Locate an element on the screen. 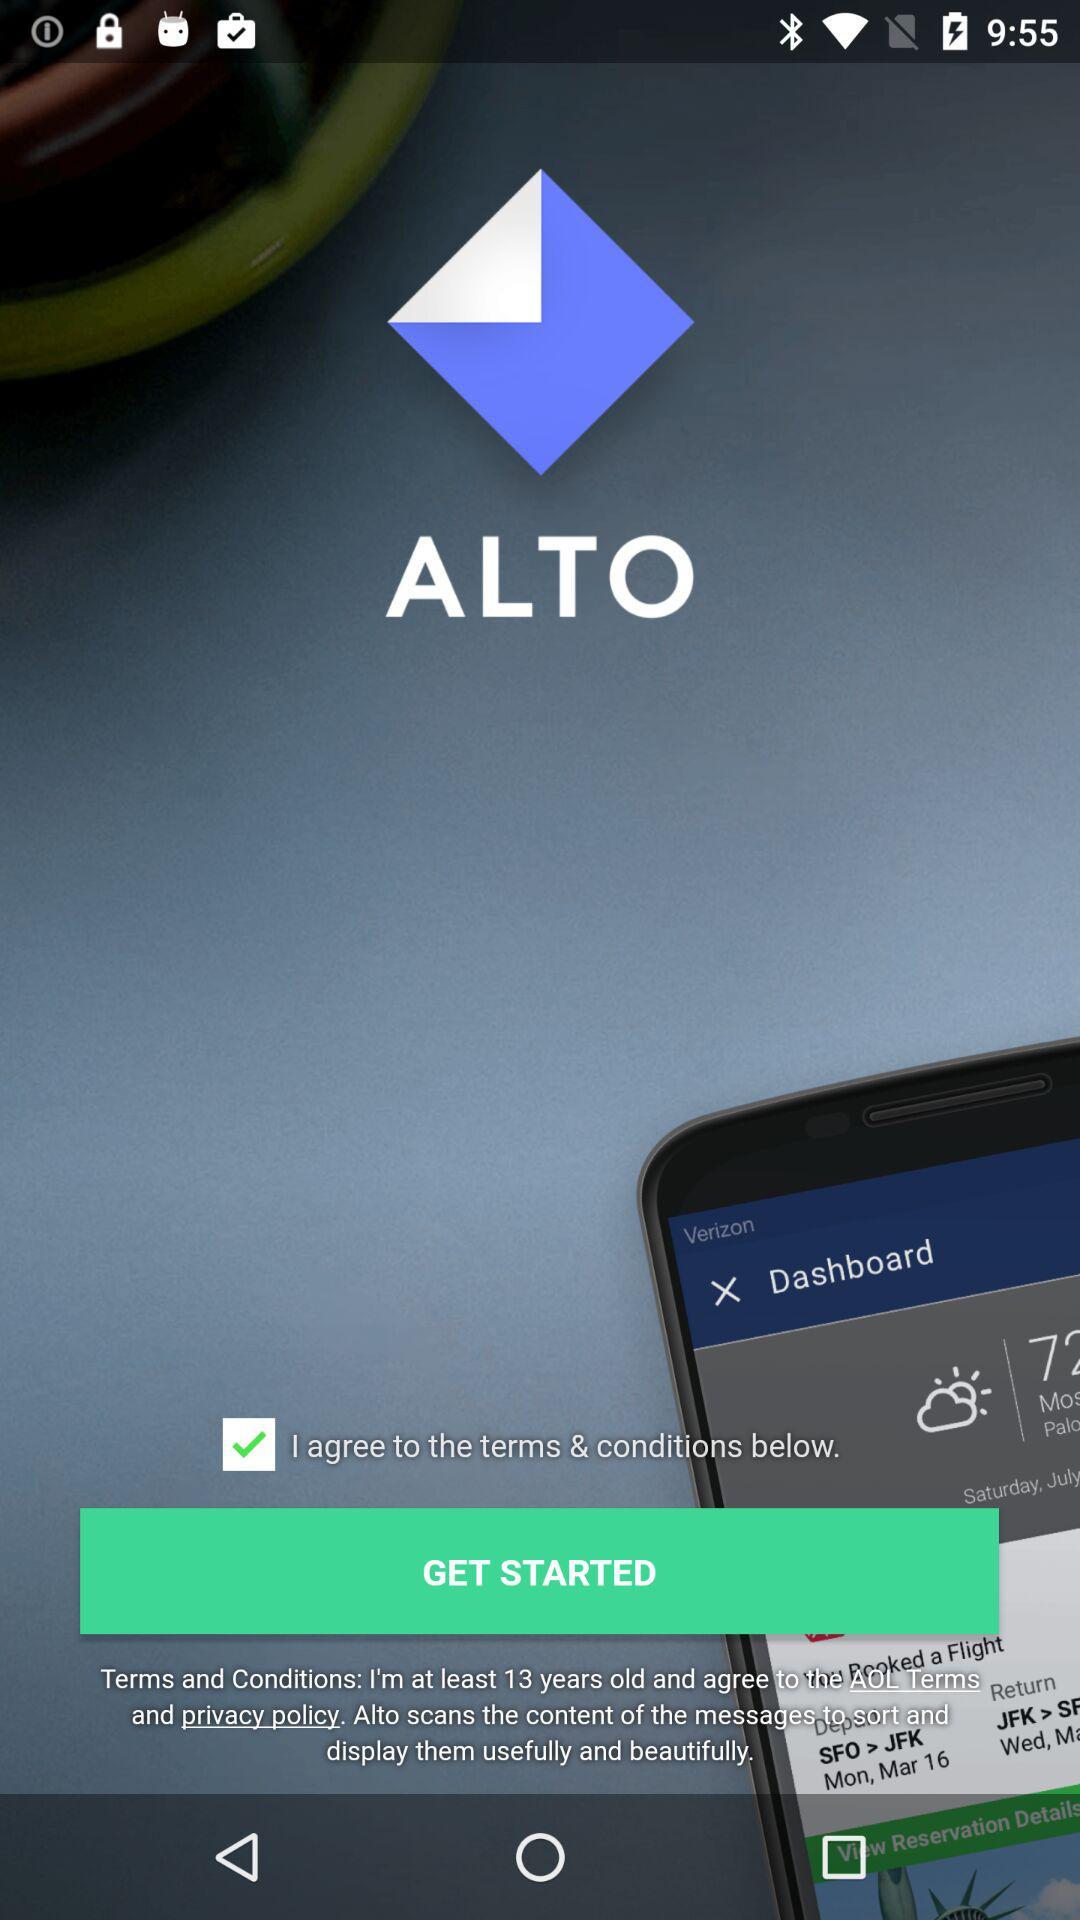  the icon at the bottom left corner is located at coordinates (248, 1444).